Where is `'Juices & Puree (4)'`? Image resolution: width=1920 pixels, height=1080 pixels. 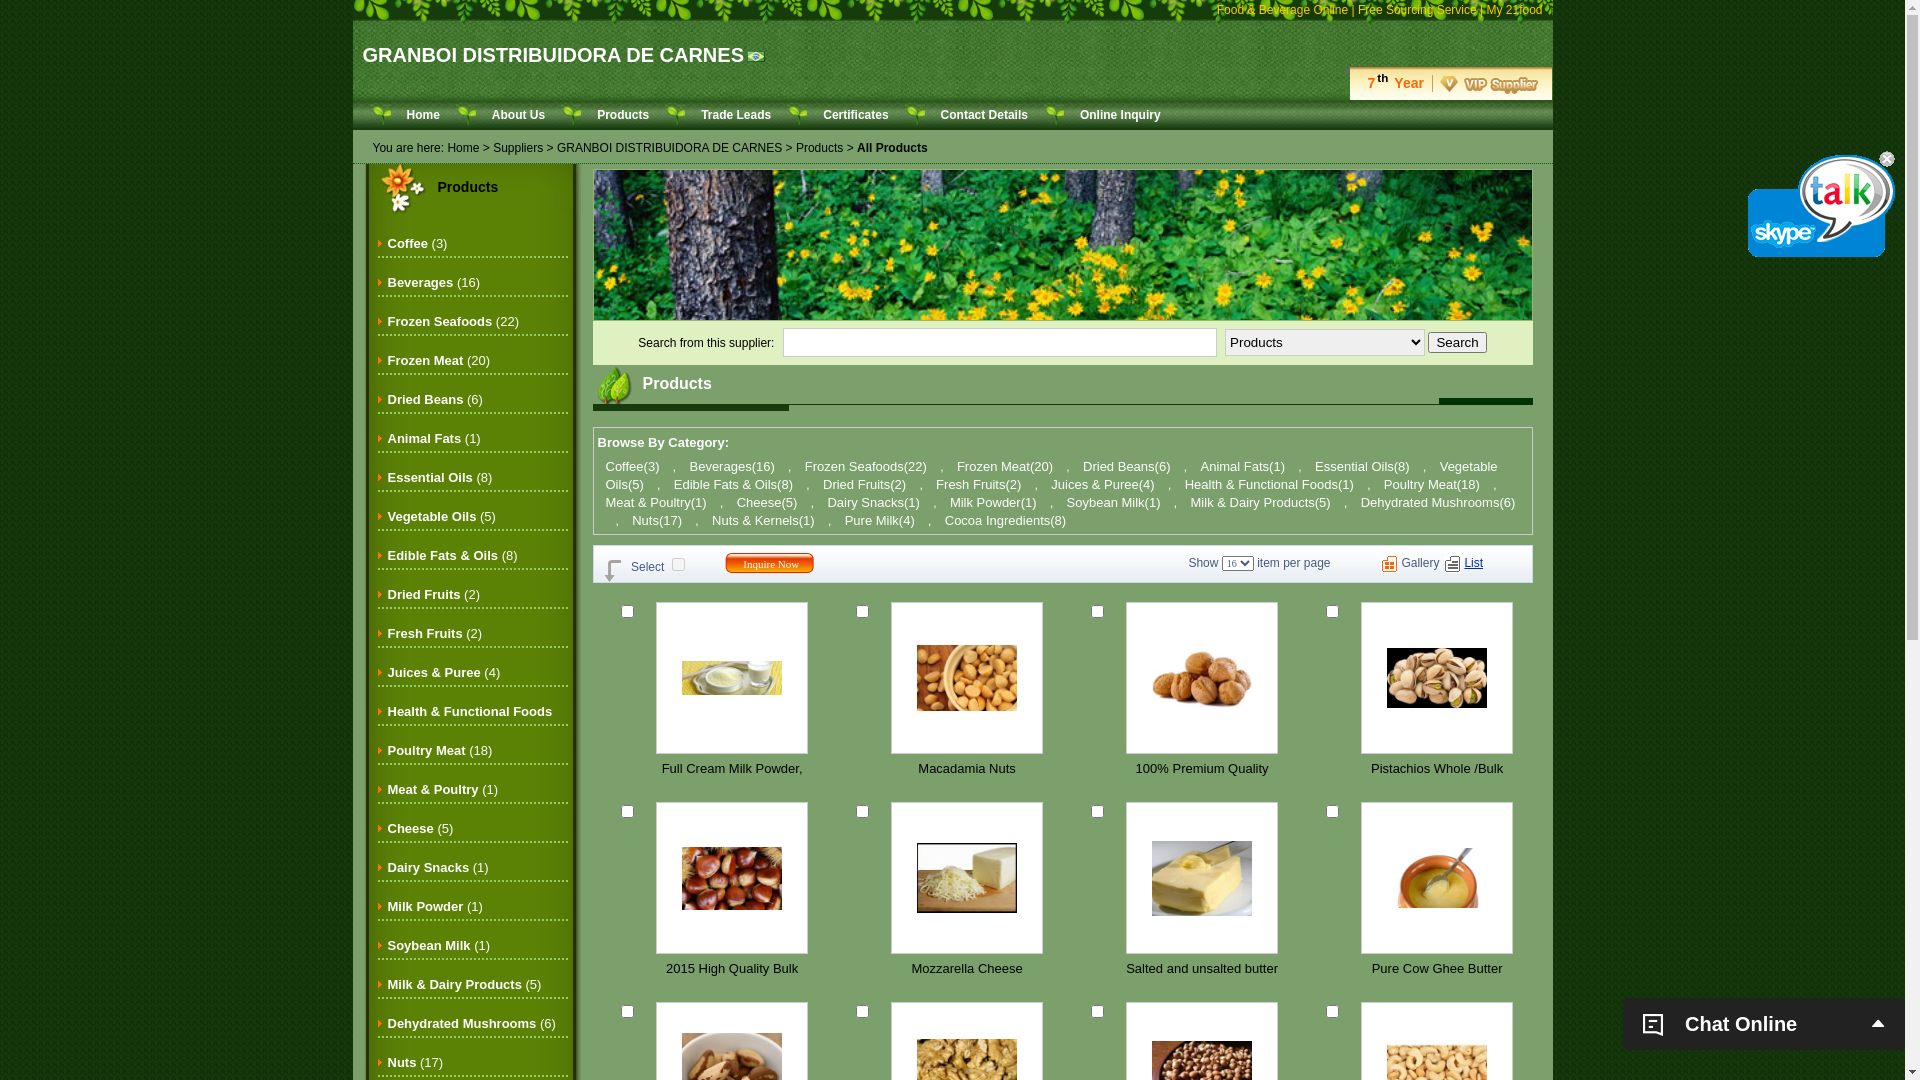 'Juices & Puree (4)' is located at coordinates (443, 672).